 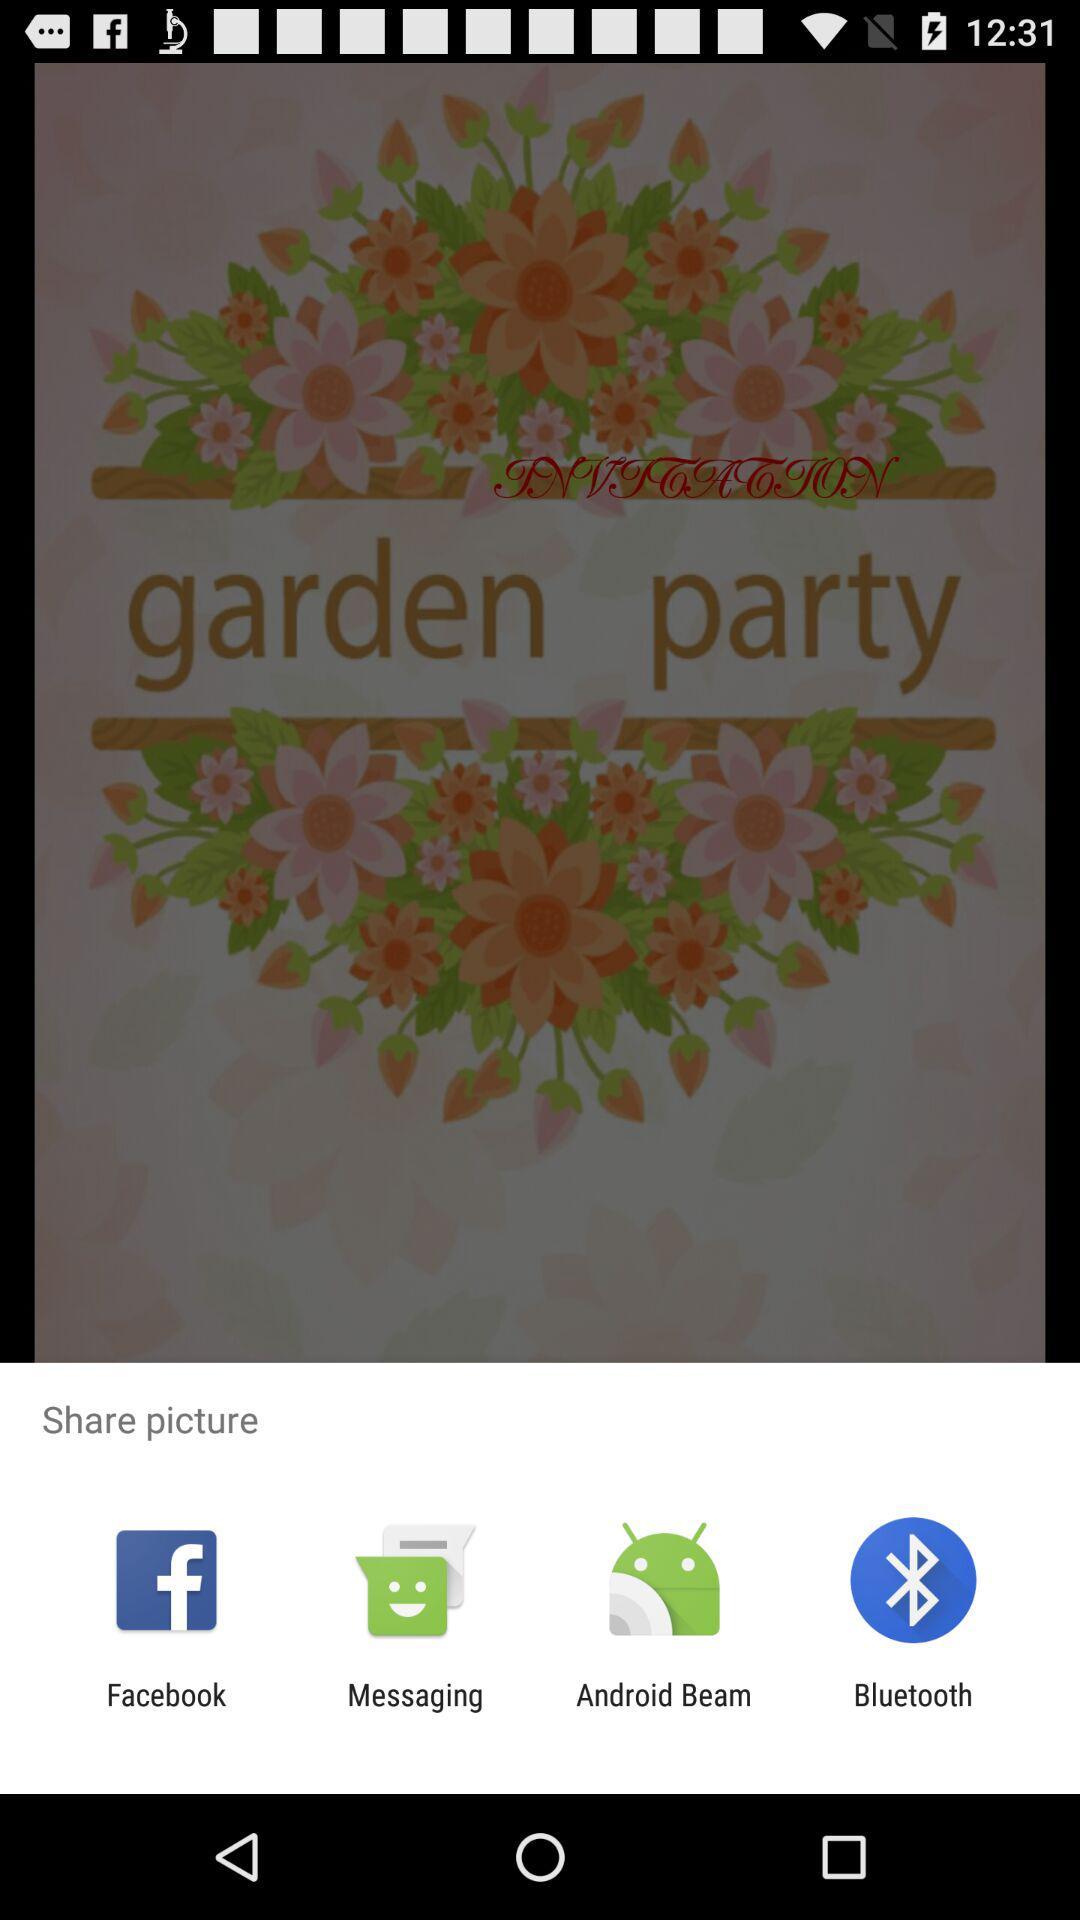 I want to click on the messaging, so click(x=414, y=1711).